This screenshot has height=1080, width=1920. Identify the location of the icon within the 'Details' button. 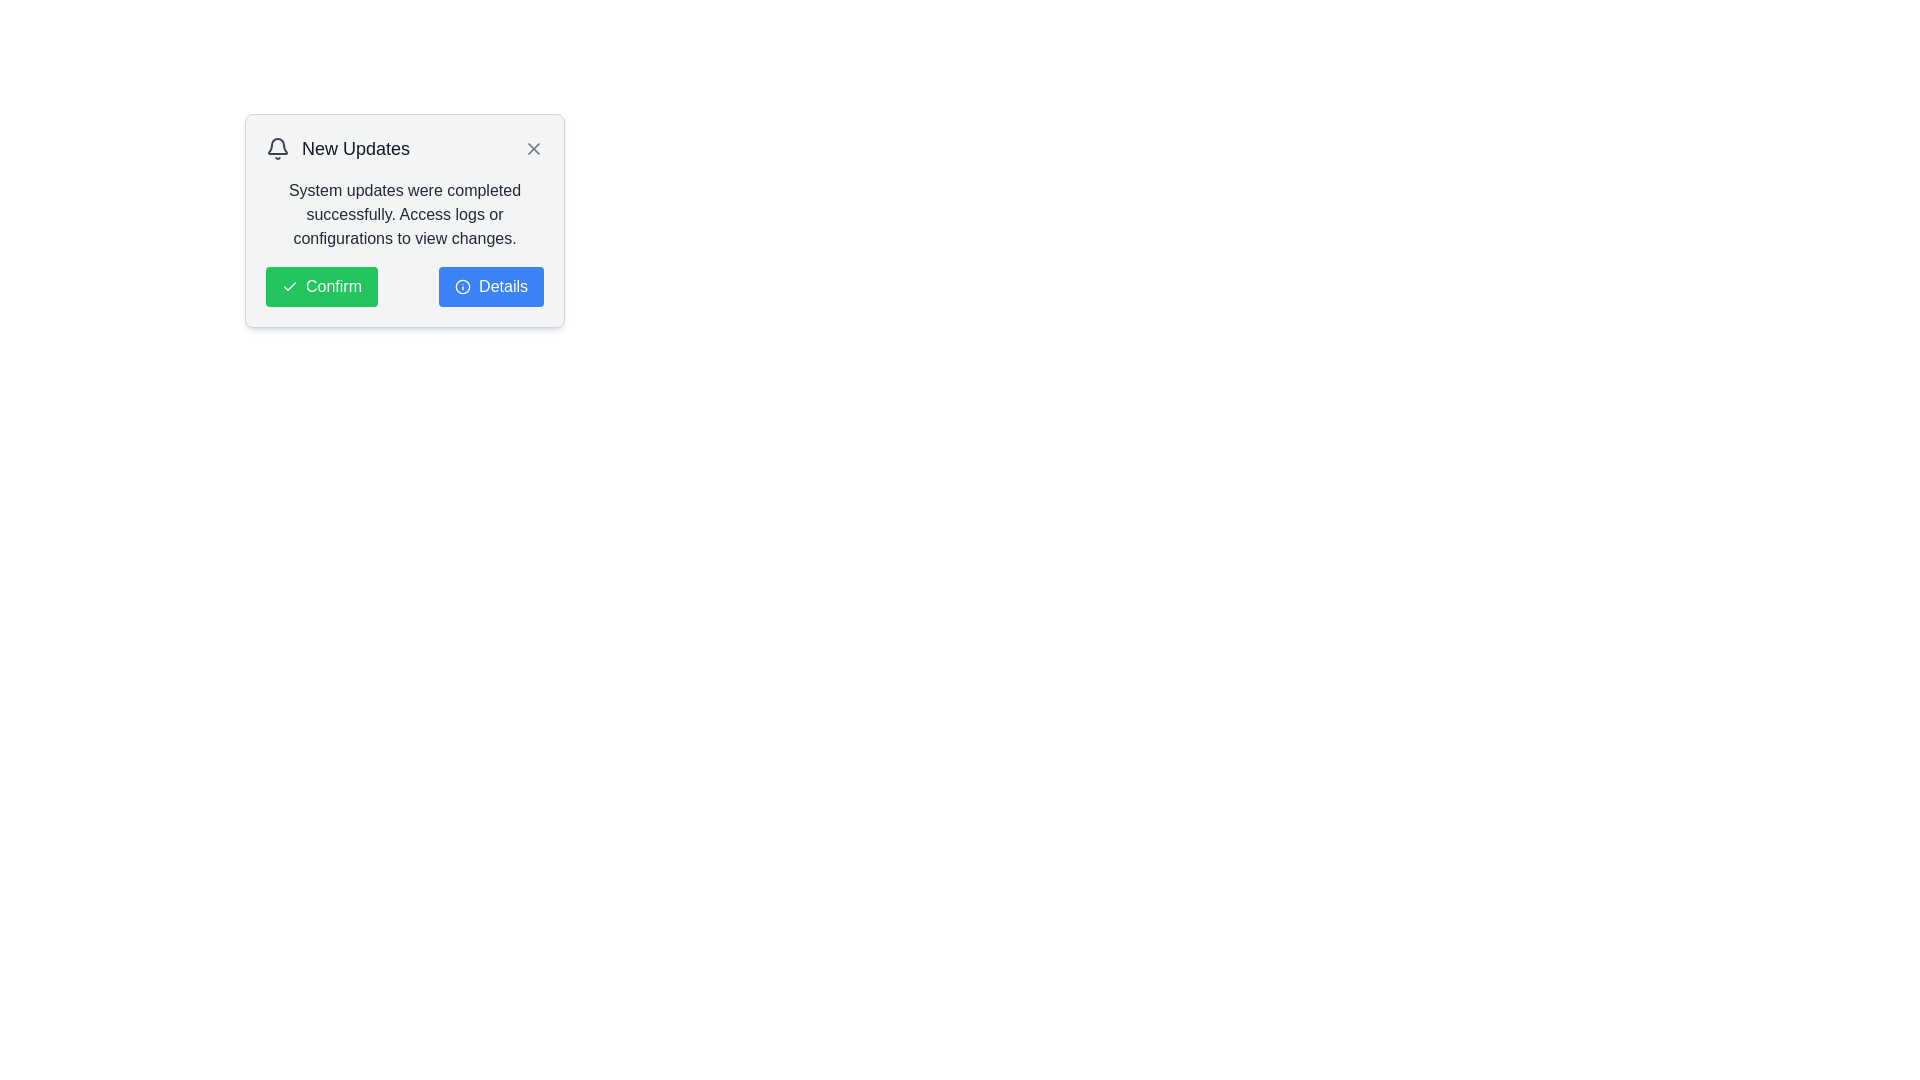
(462, 286).